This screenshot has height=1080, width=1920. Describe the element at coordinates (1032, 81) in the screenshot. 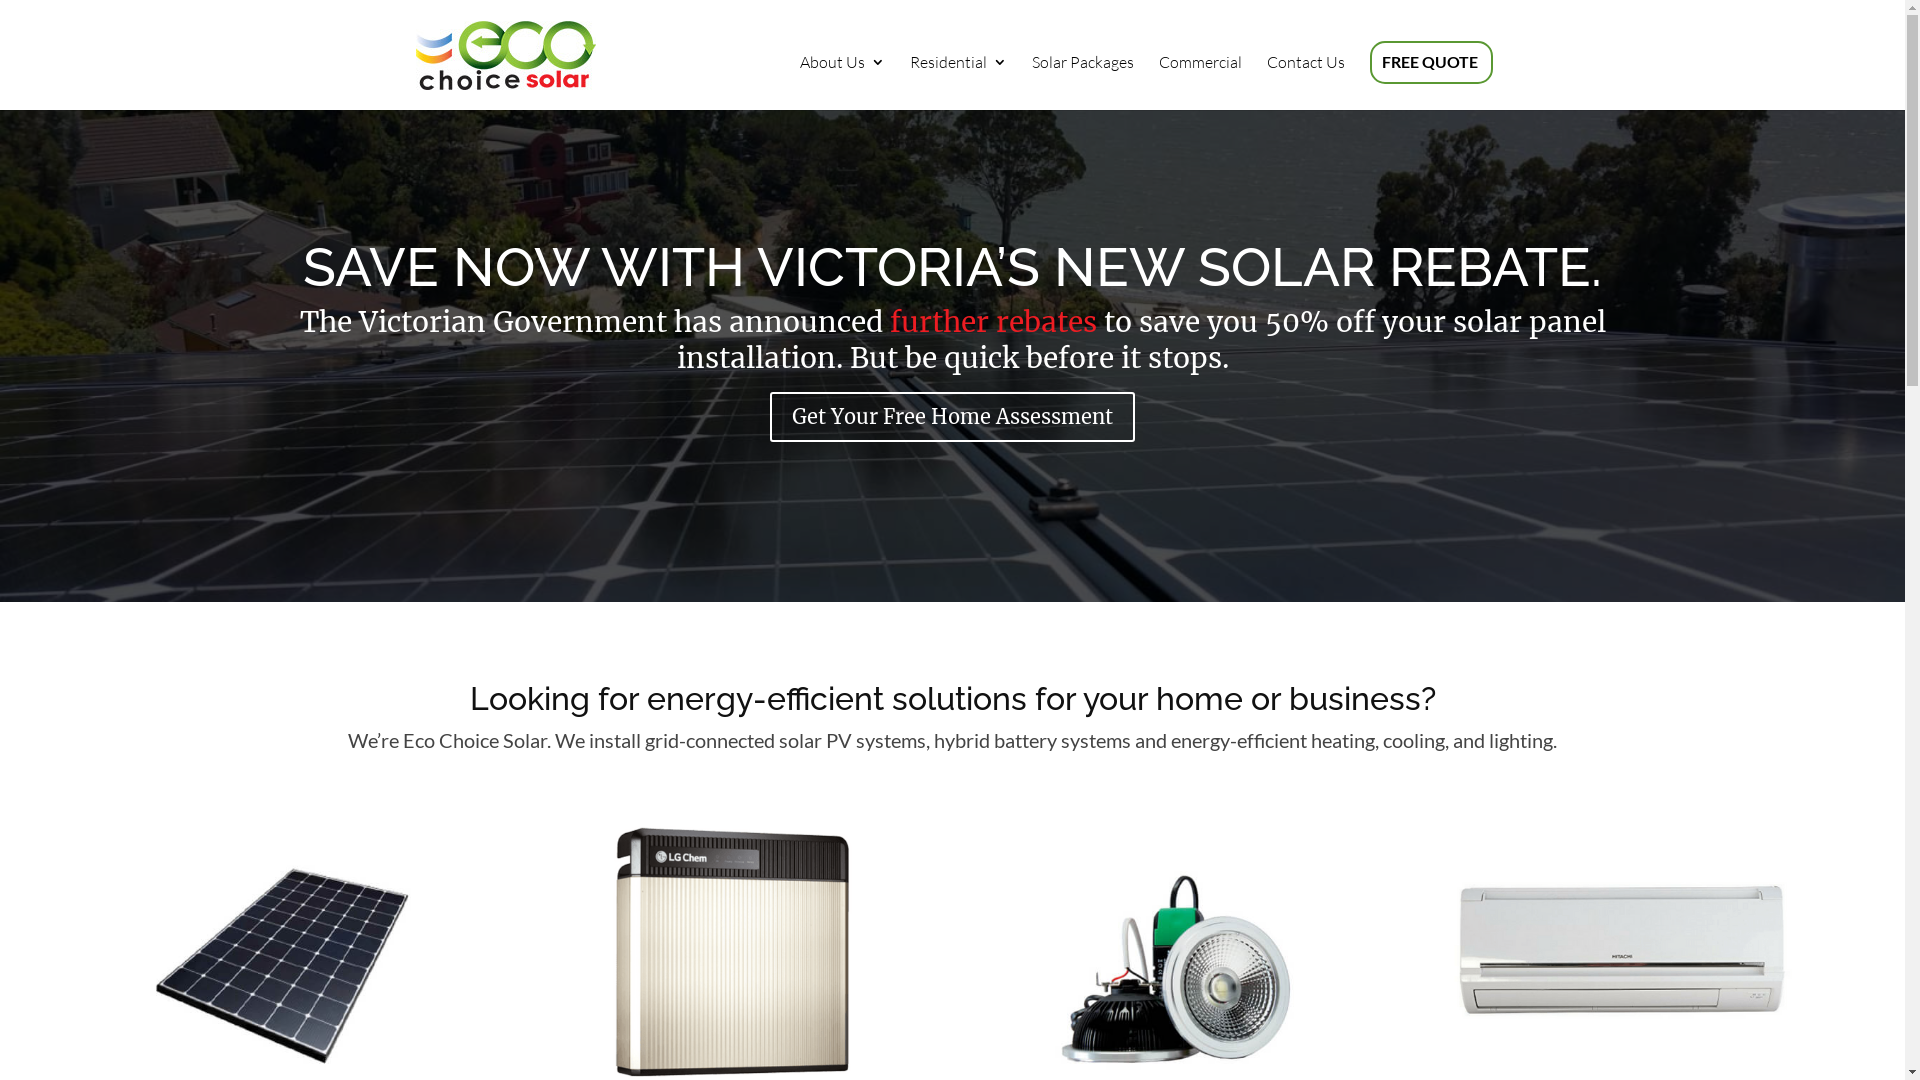

I see `'Solar Packages'` at that location.